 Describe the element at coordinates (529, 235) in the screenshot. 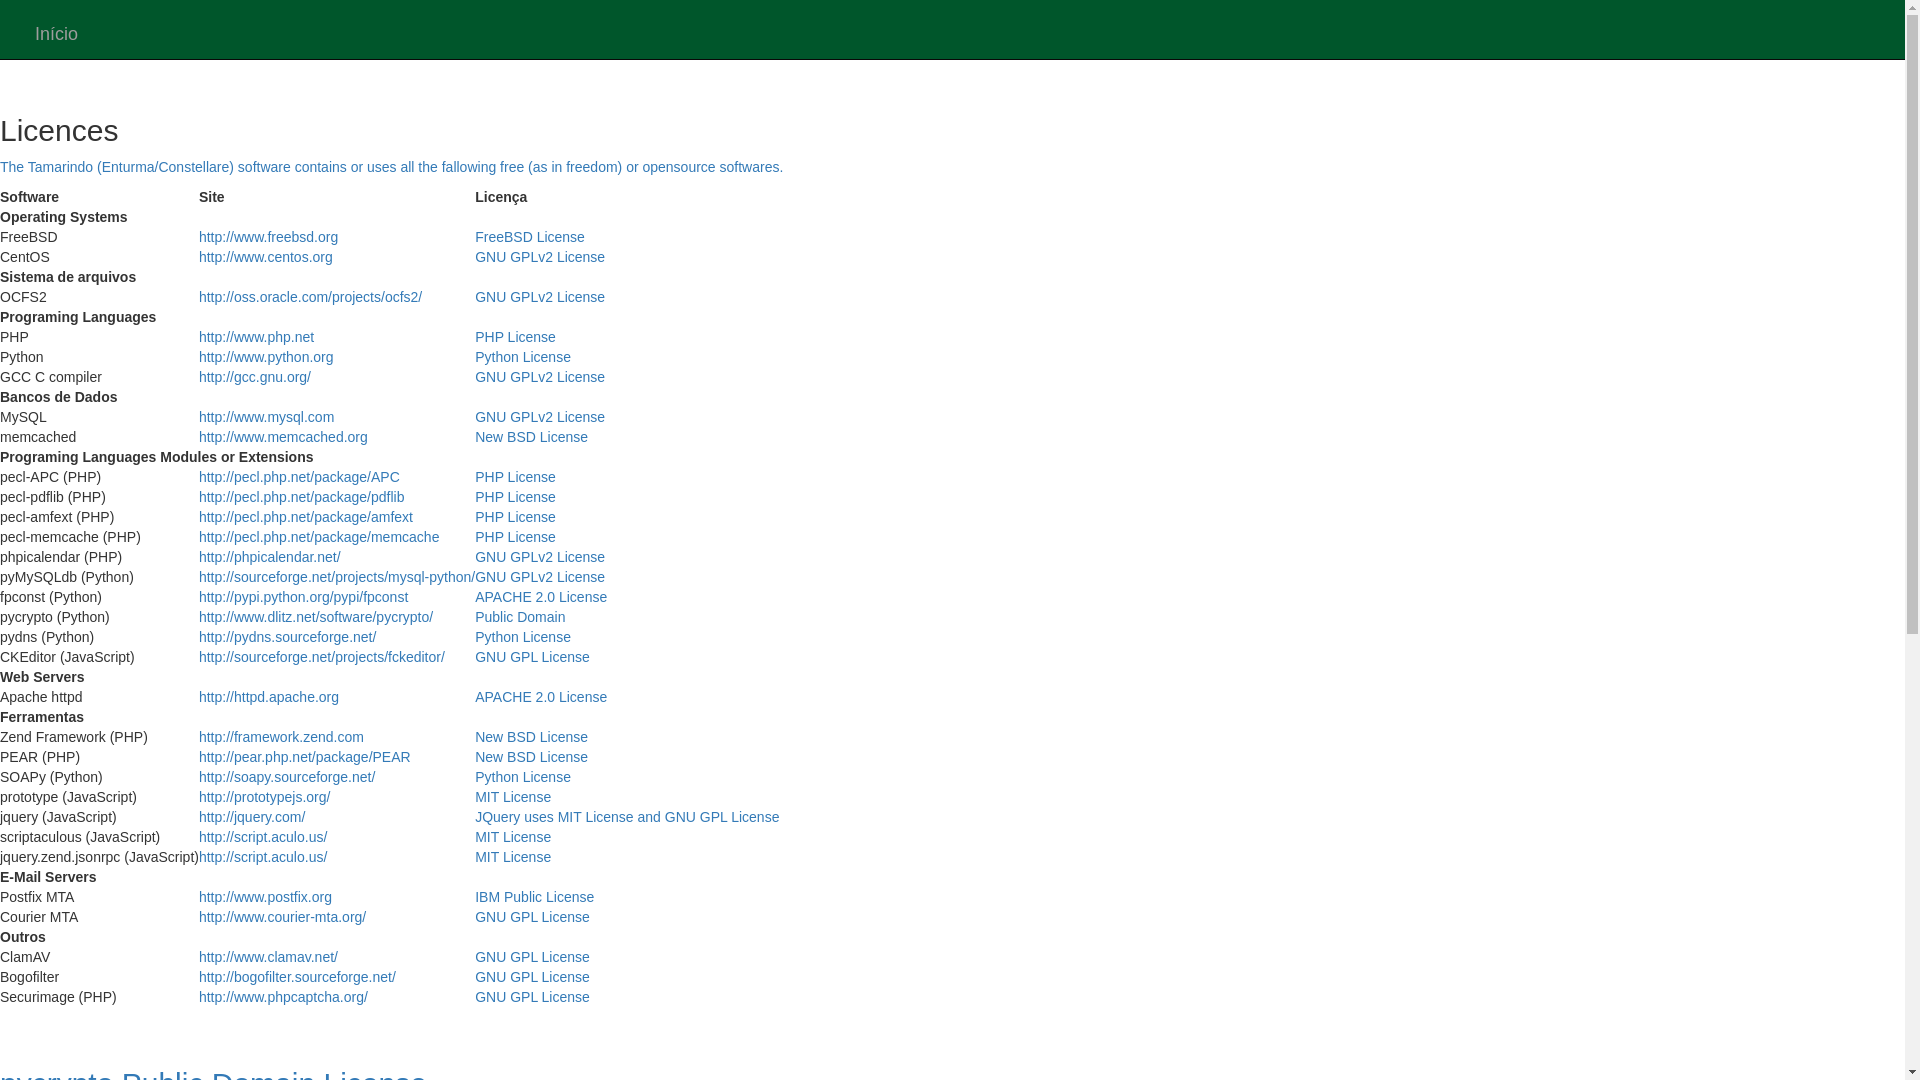

I see `'FreeBSD License'` at that location.